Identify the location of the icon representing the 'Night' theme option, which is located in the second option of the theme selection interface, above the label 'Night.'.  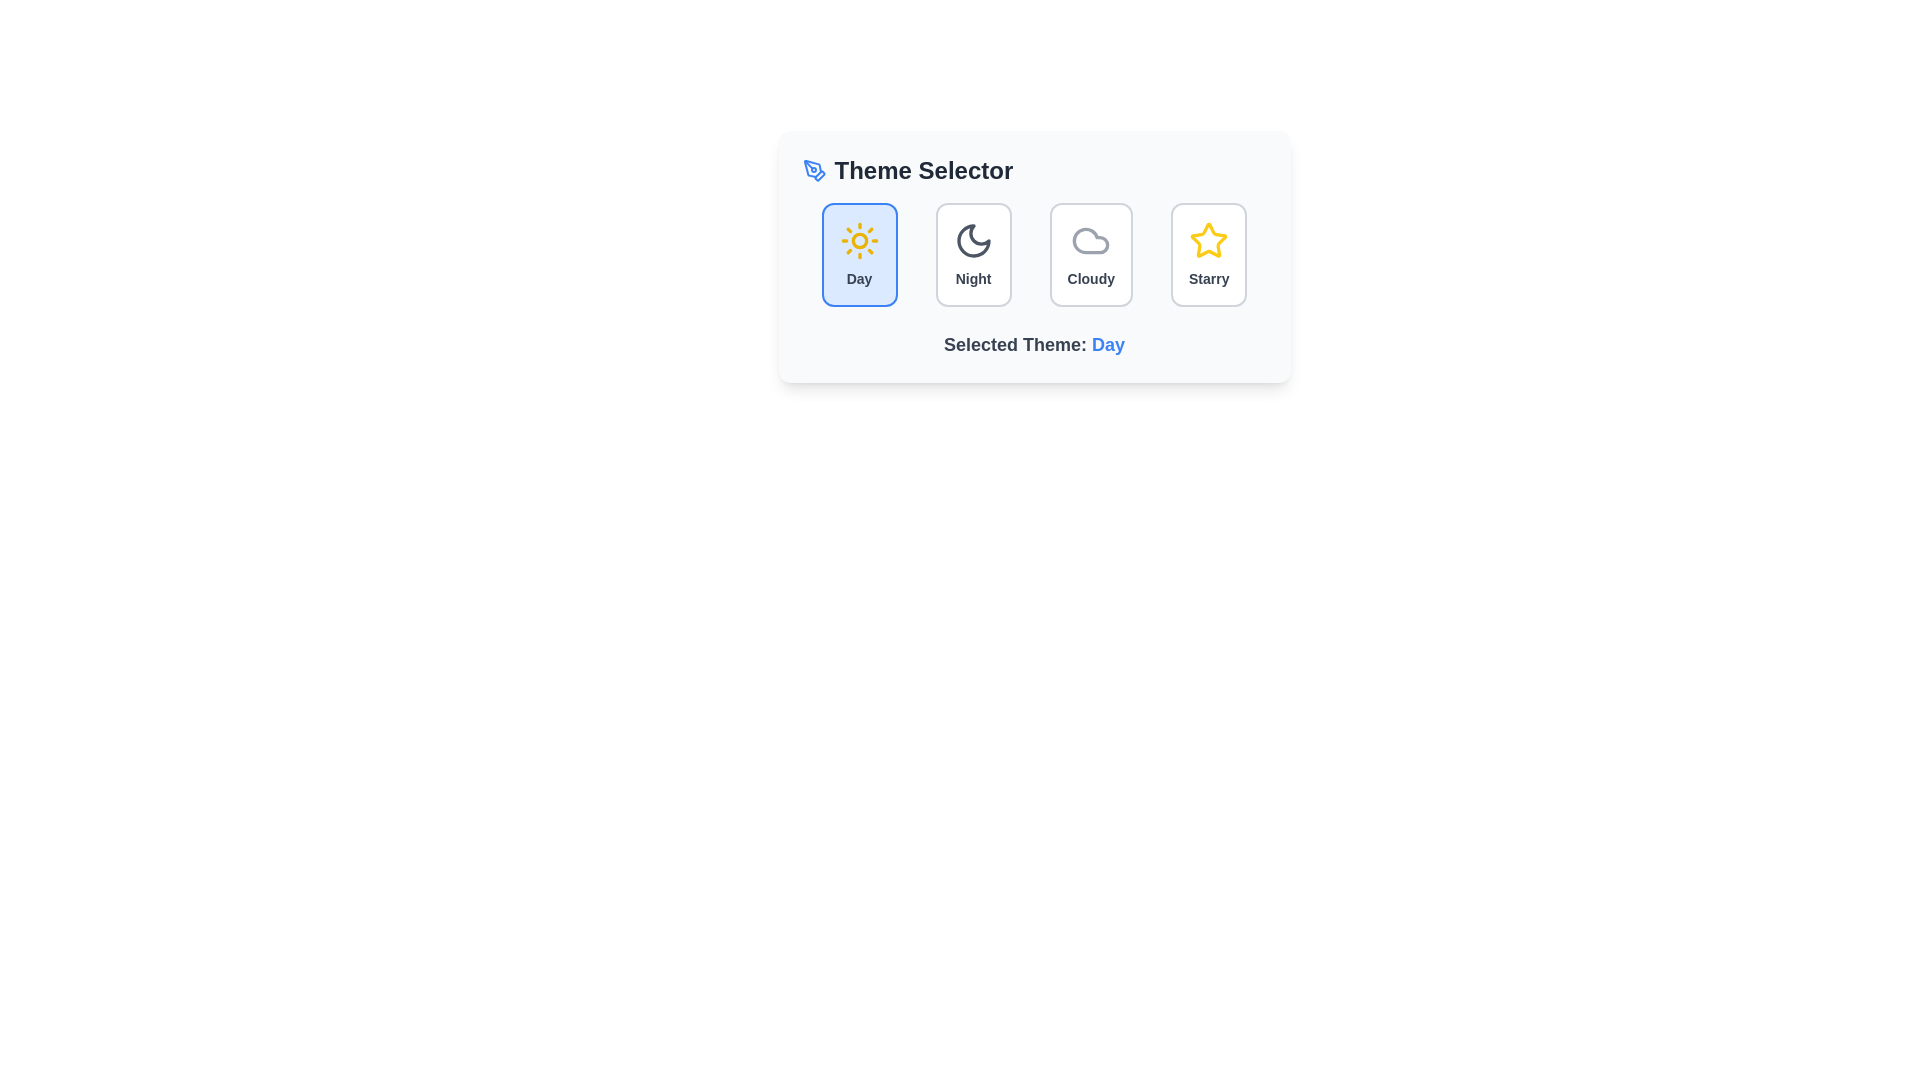
(973, 239).